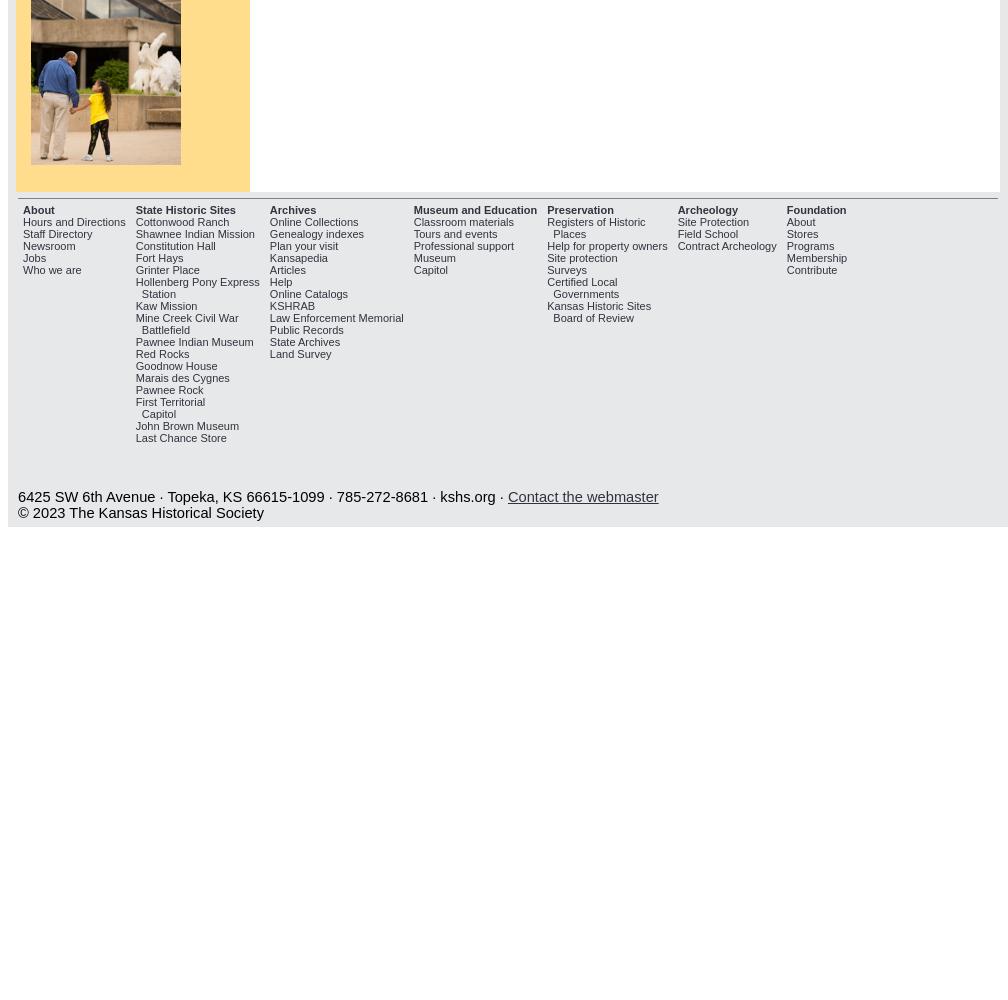 The height and width of the screenshot is (1000, 1008). What do you see at coordinates (313, 220) in the screenshot?
I see `'Online Collections'` at bounding box center [313, 220].